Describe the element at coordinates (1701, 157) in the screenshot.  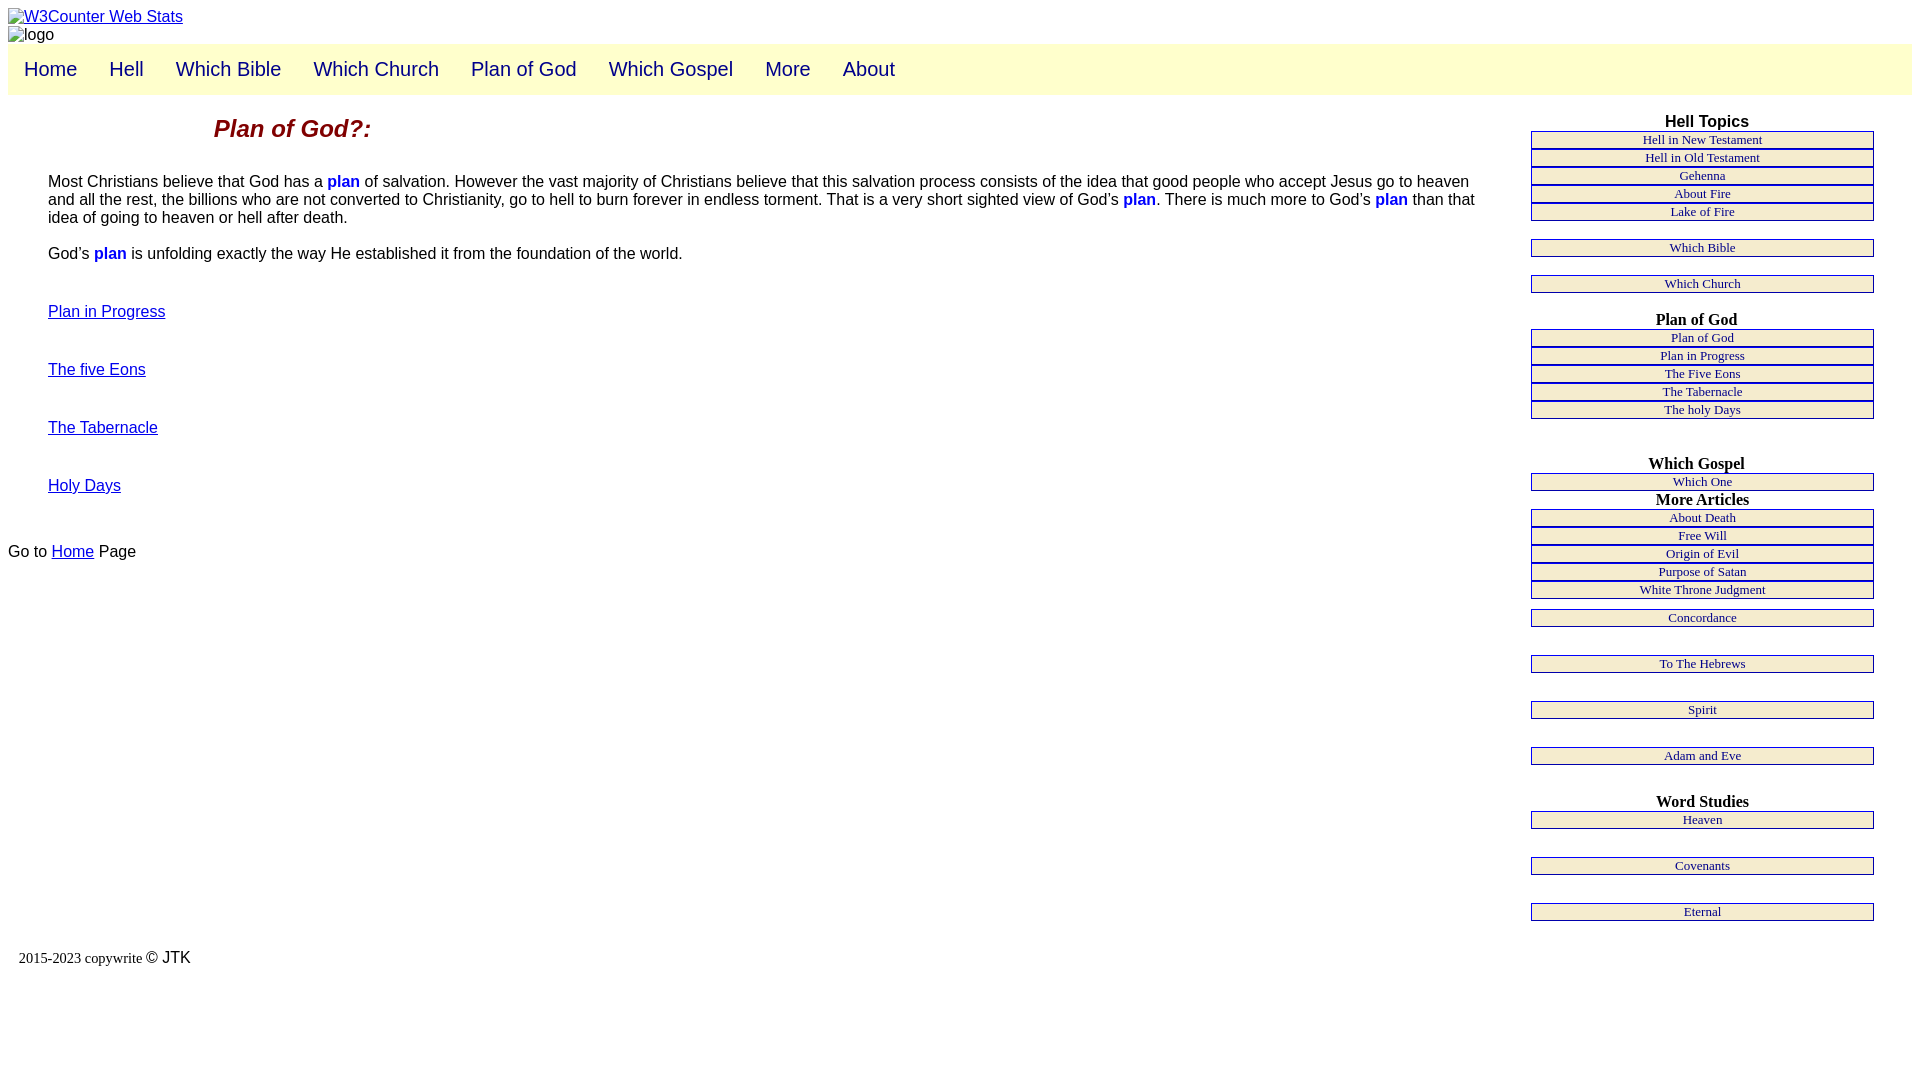
I see `'Hell in Old Testament'` at that location.